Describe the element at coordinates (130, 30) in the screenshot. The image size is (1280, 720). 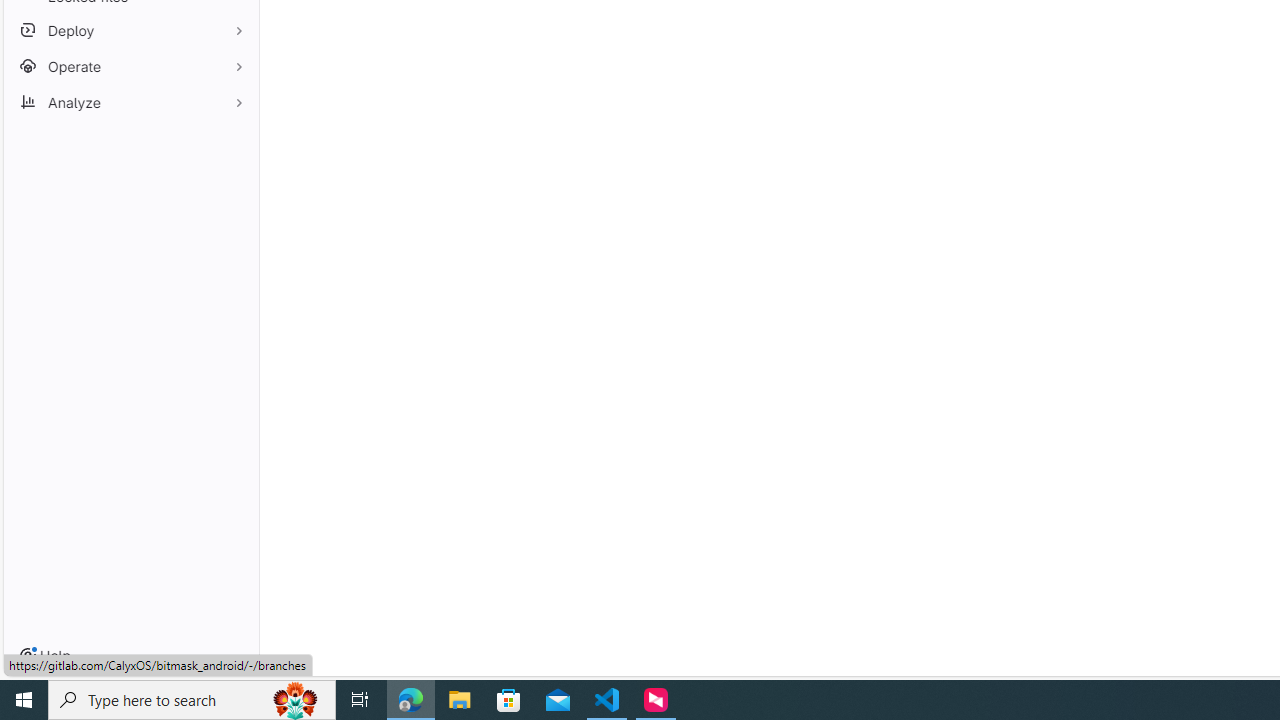
I see `'Deploy'` at that location.